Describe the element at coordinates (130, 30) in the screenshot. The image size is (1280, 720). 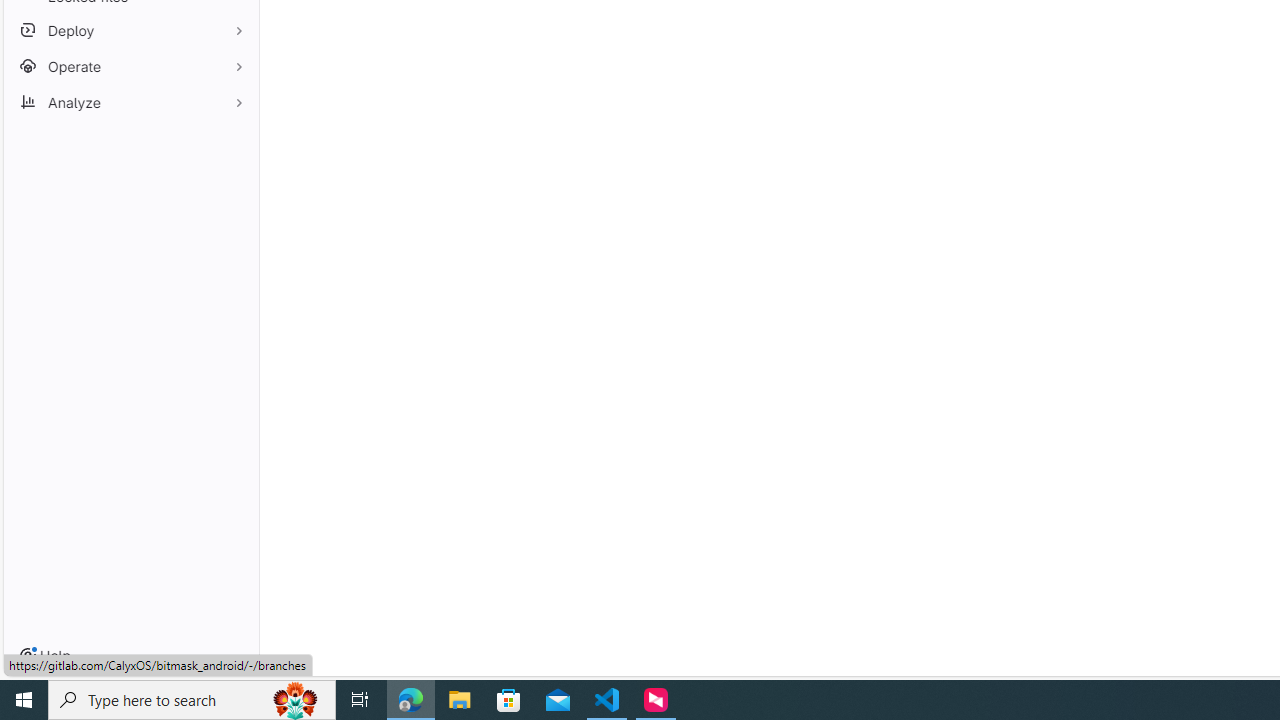
I see `'Deploy'` at that location.